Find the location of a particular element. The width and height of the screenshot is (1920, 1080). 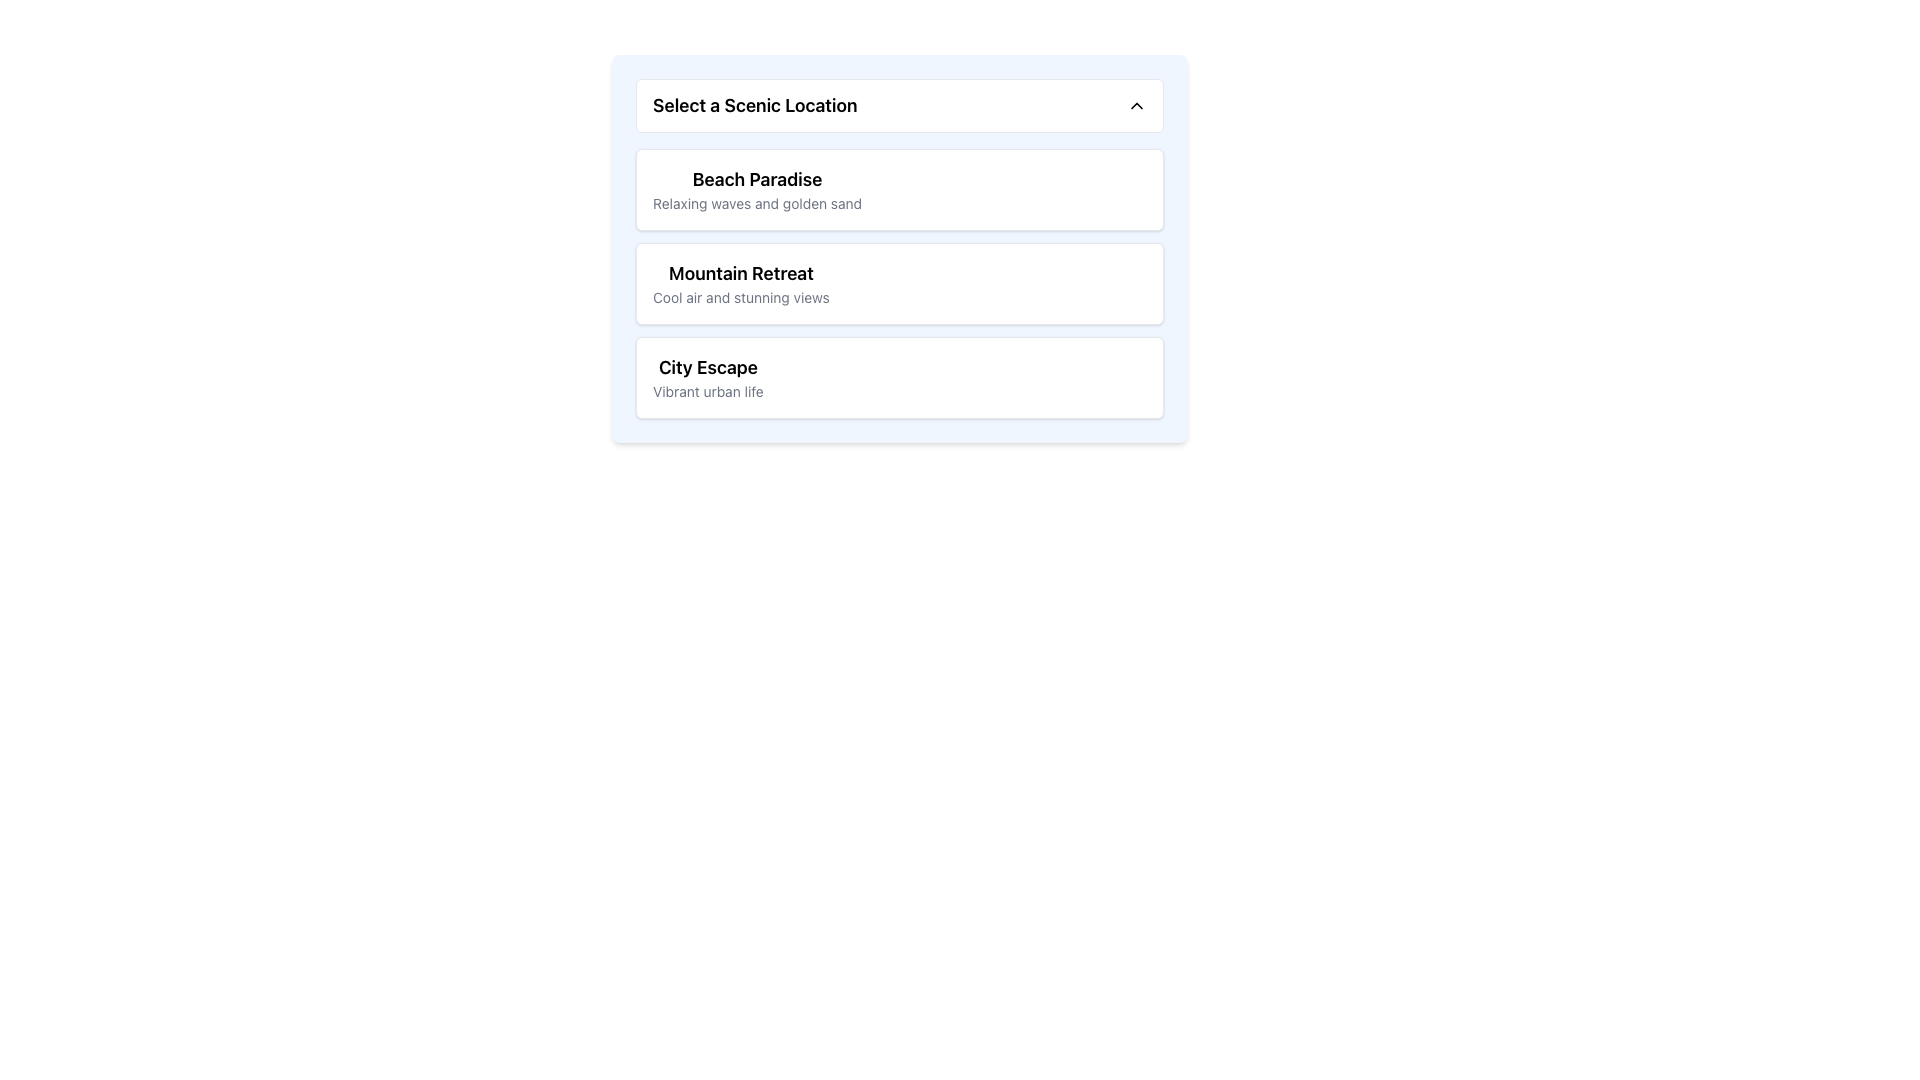

the Text Label that provides additional descriptive information about the 'City Escape' option, located directly below its sibling element is located at coordinates (708, 392).